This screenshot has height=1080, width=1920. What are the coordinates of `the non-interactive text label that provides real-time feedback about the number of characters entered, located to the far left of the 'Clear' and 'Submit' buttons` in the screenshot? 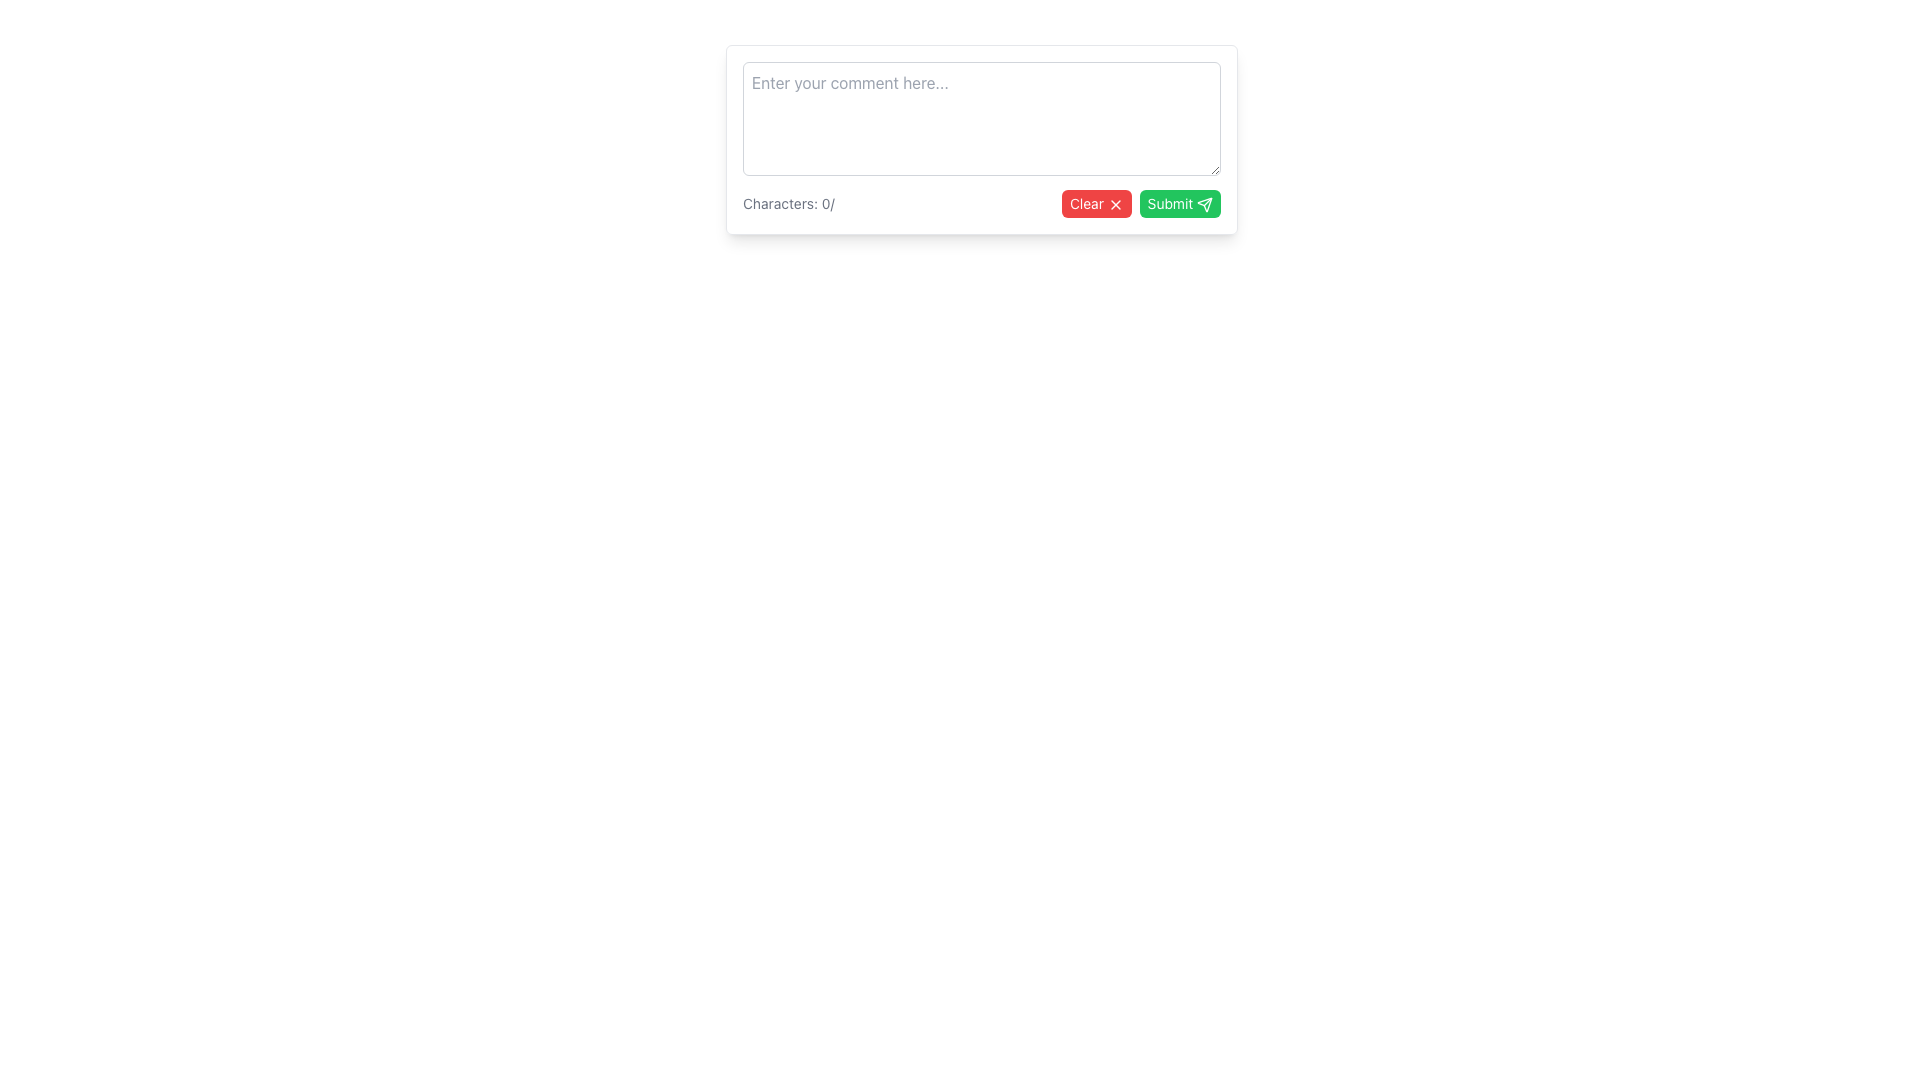 It's located at (787, 204).